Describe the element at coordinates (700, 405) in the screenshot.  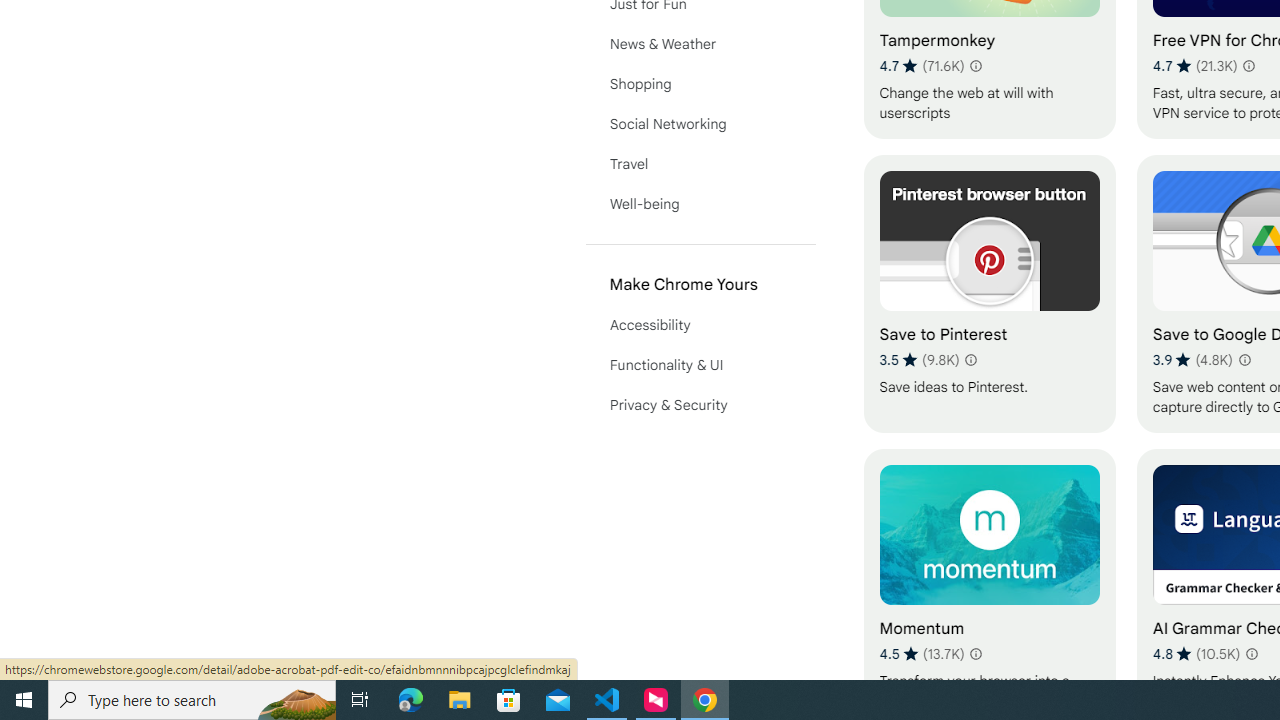
I see `'Privacy & Security'` at that location.